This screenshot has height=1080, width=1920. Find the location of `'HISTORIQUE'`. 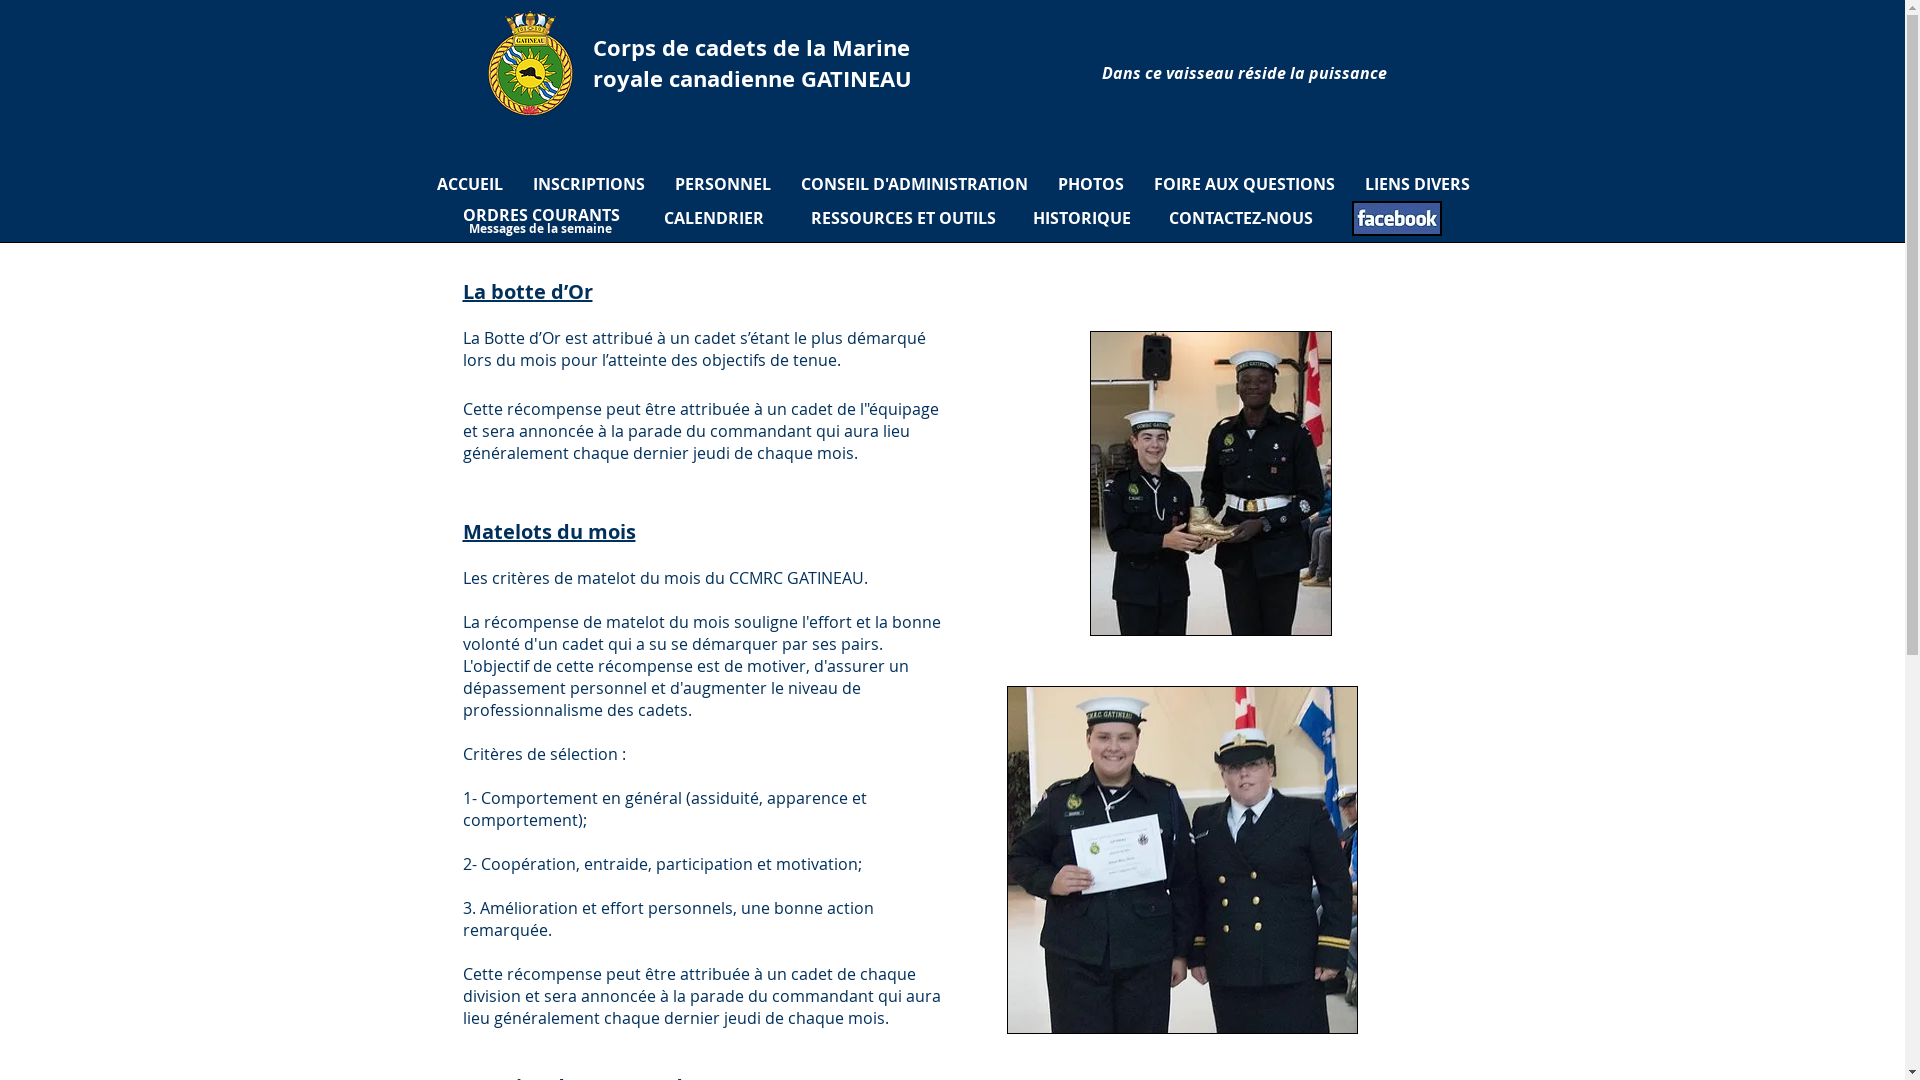

'HISTORIQUE' is located at coordinates (1079, 218).